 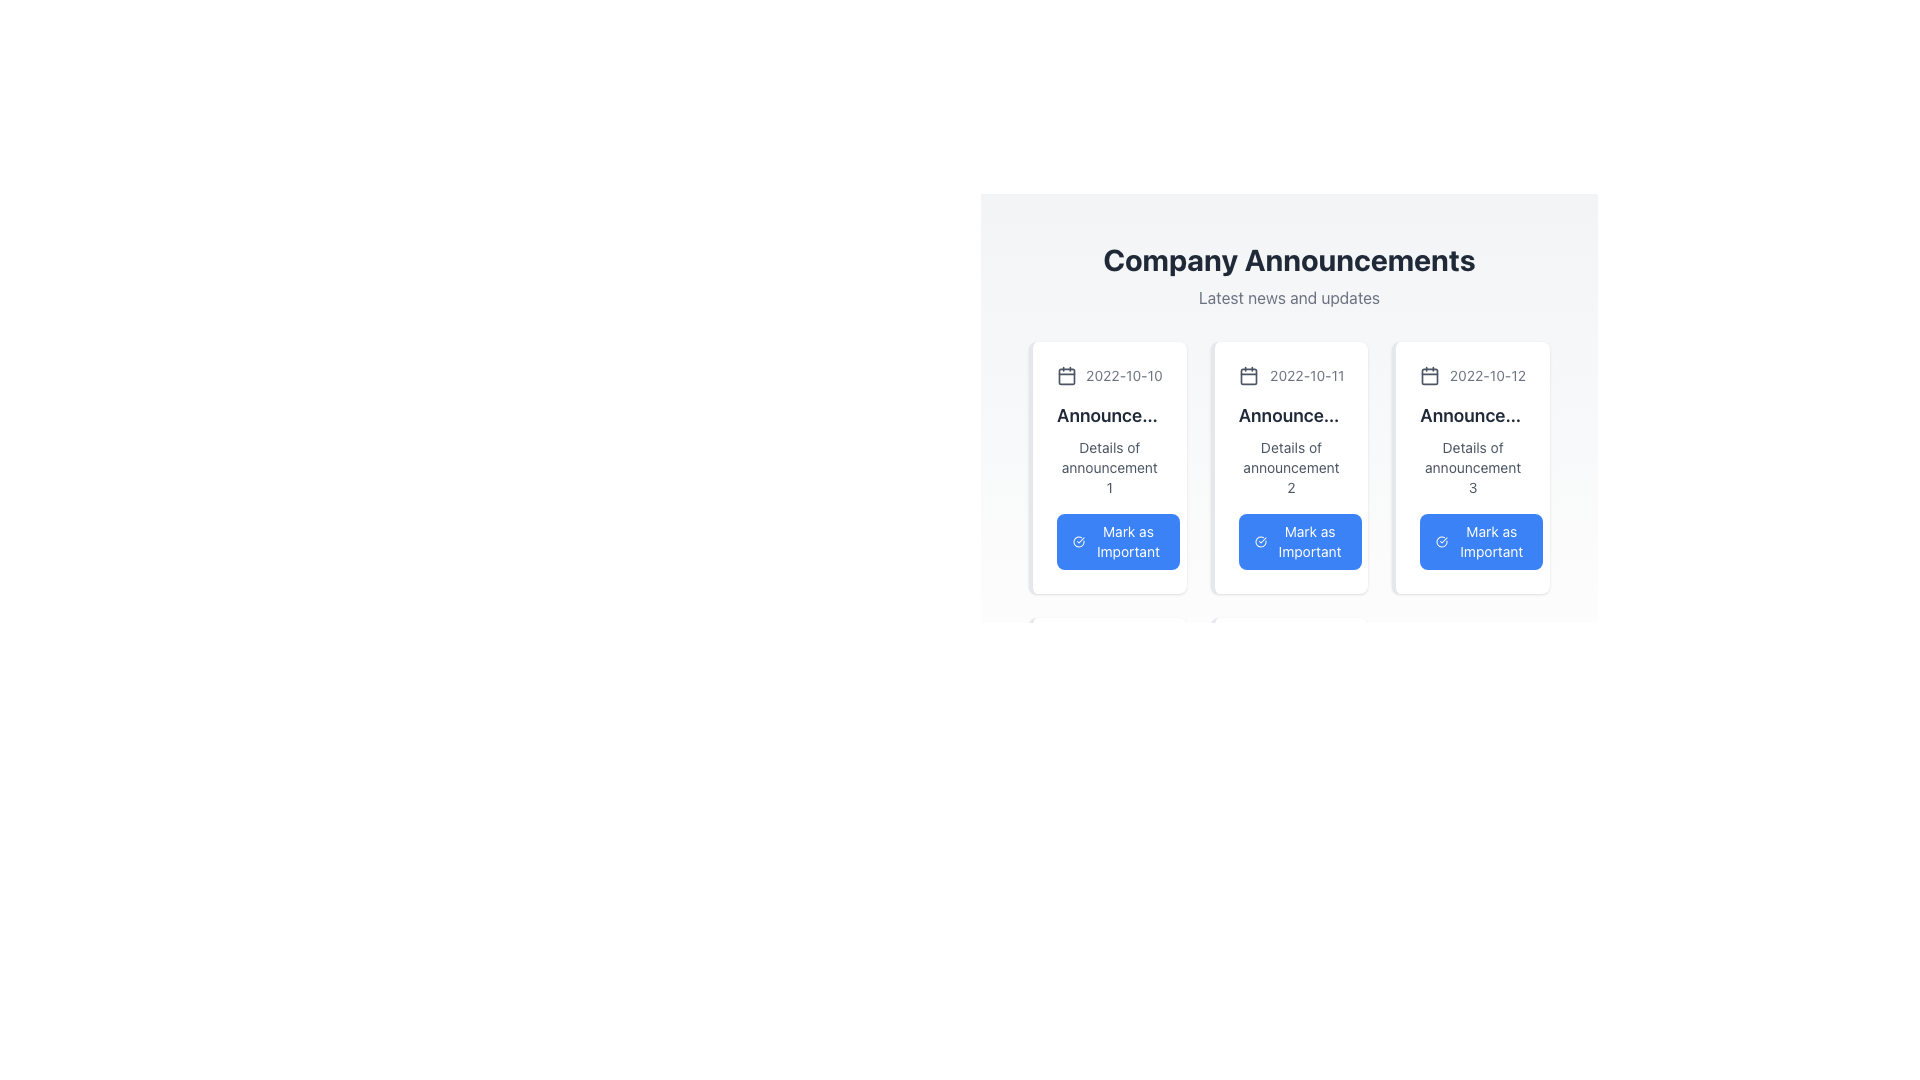 I want to click on date information displayed in the Text Label with Icon showing '2022-10-12' next to a calendar icon at the top of the announcement card for 'Announcement 3', so click(x=1473, y=375).